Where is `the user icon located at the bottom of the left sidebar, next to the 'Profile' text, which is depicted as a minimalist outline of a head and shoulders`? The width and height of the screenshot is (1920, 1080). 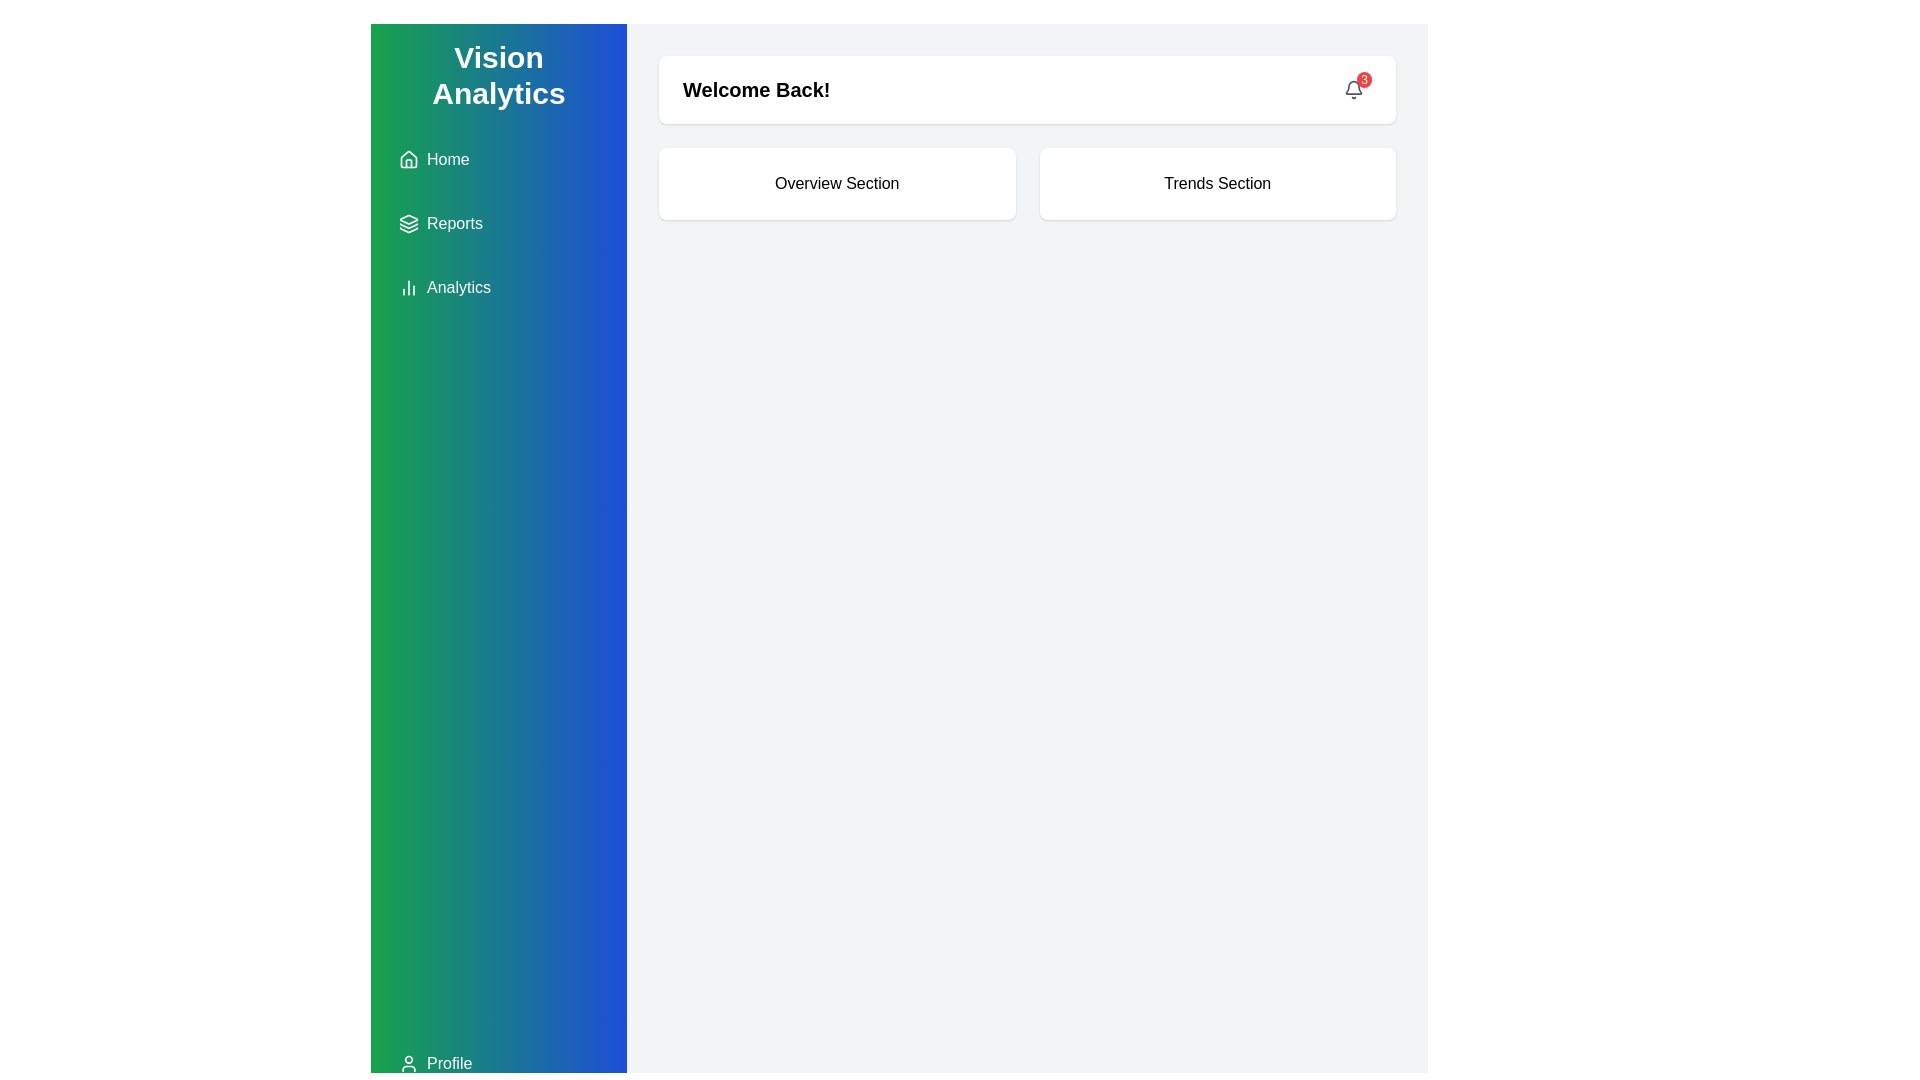
the user icon located at the bottom of the left sidebar, next to the 'Profile' text, which is depicted as a minimalist outline of a head and shoulders is located at coordinates (407, 1063).